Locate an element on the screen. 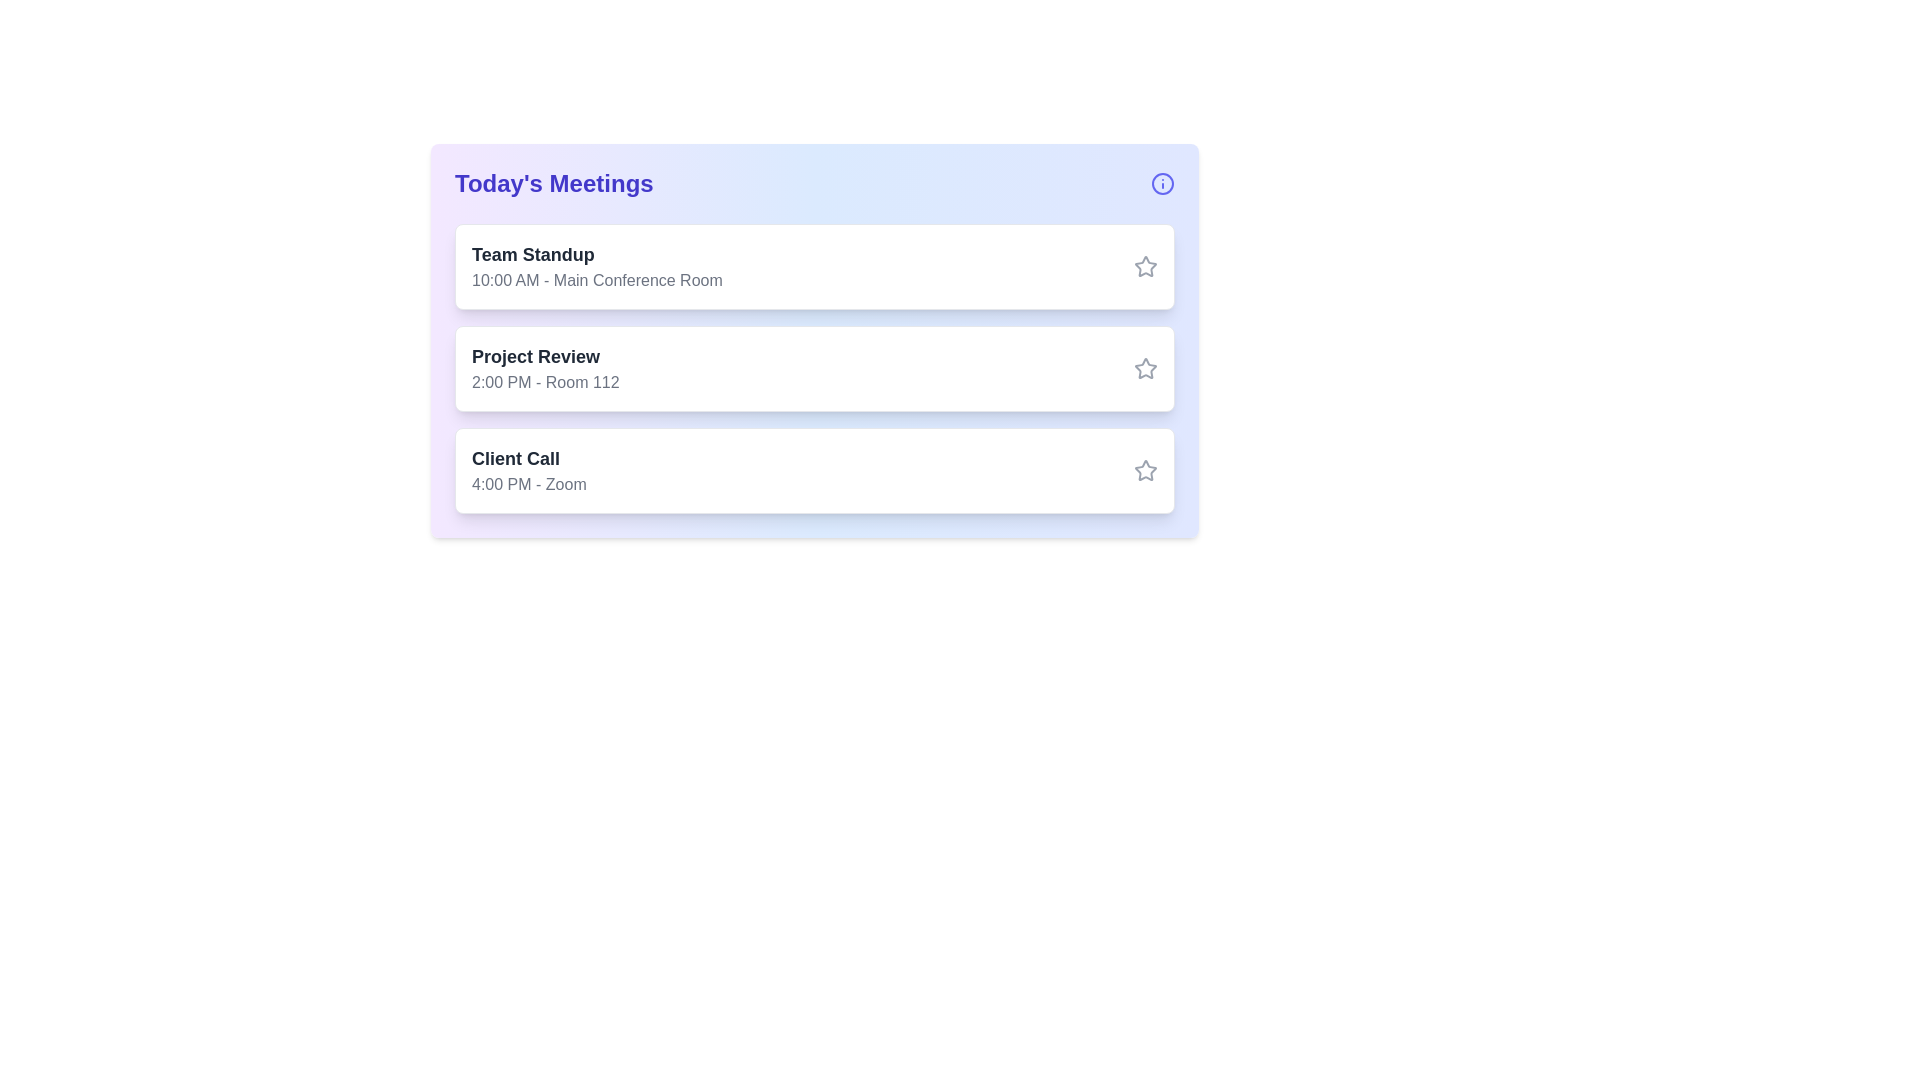 This screenshot has height=1080, width=1920. the SVG circle located at the top-right corner of the meeting interface, inside the 'Info' icon is located at coordinates (1162, 184).